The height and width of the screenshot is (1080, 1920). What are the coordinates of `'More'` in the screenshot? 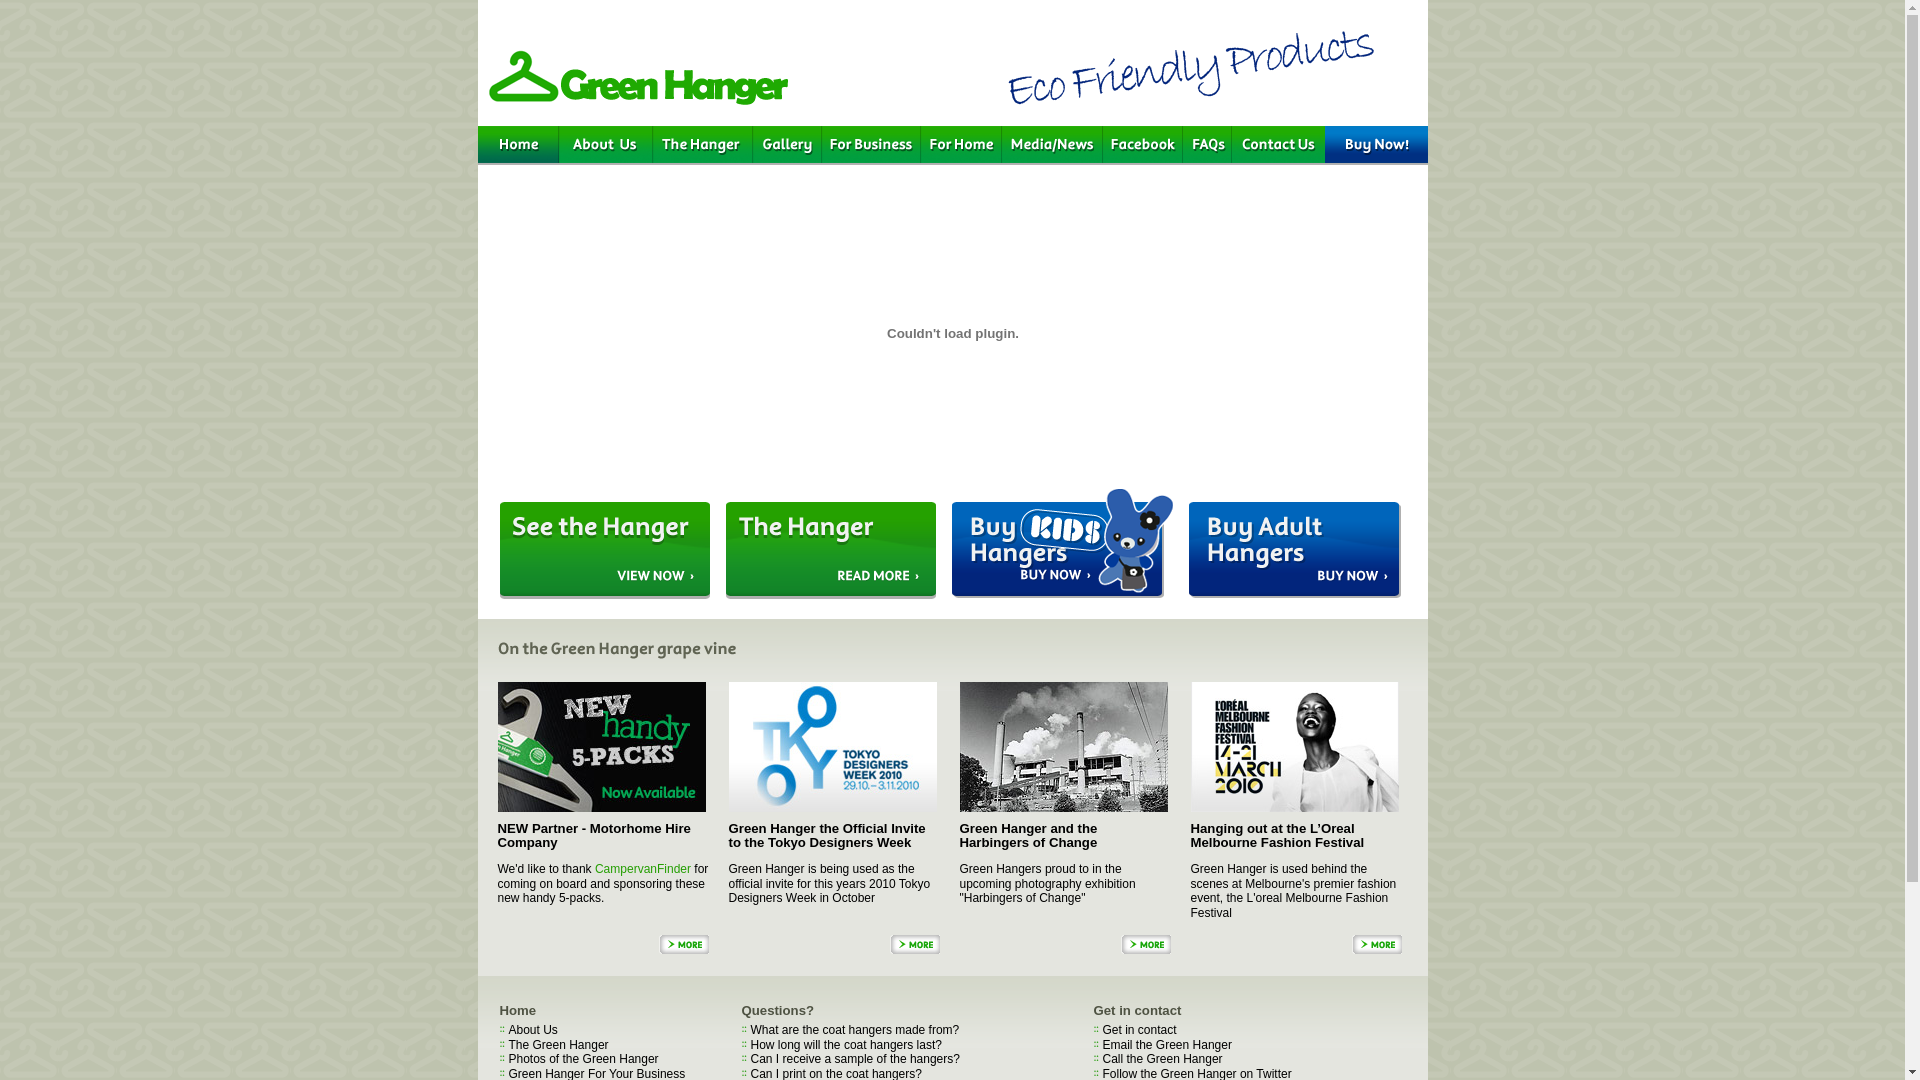 It's located at (1376, 944).